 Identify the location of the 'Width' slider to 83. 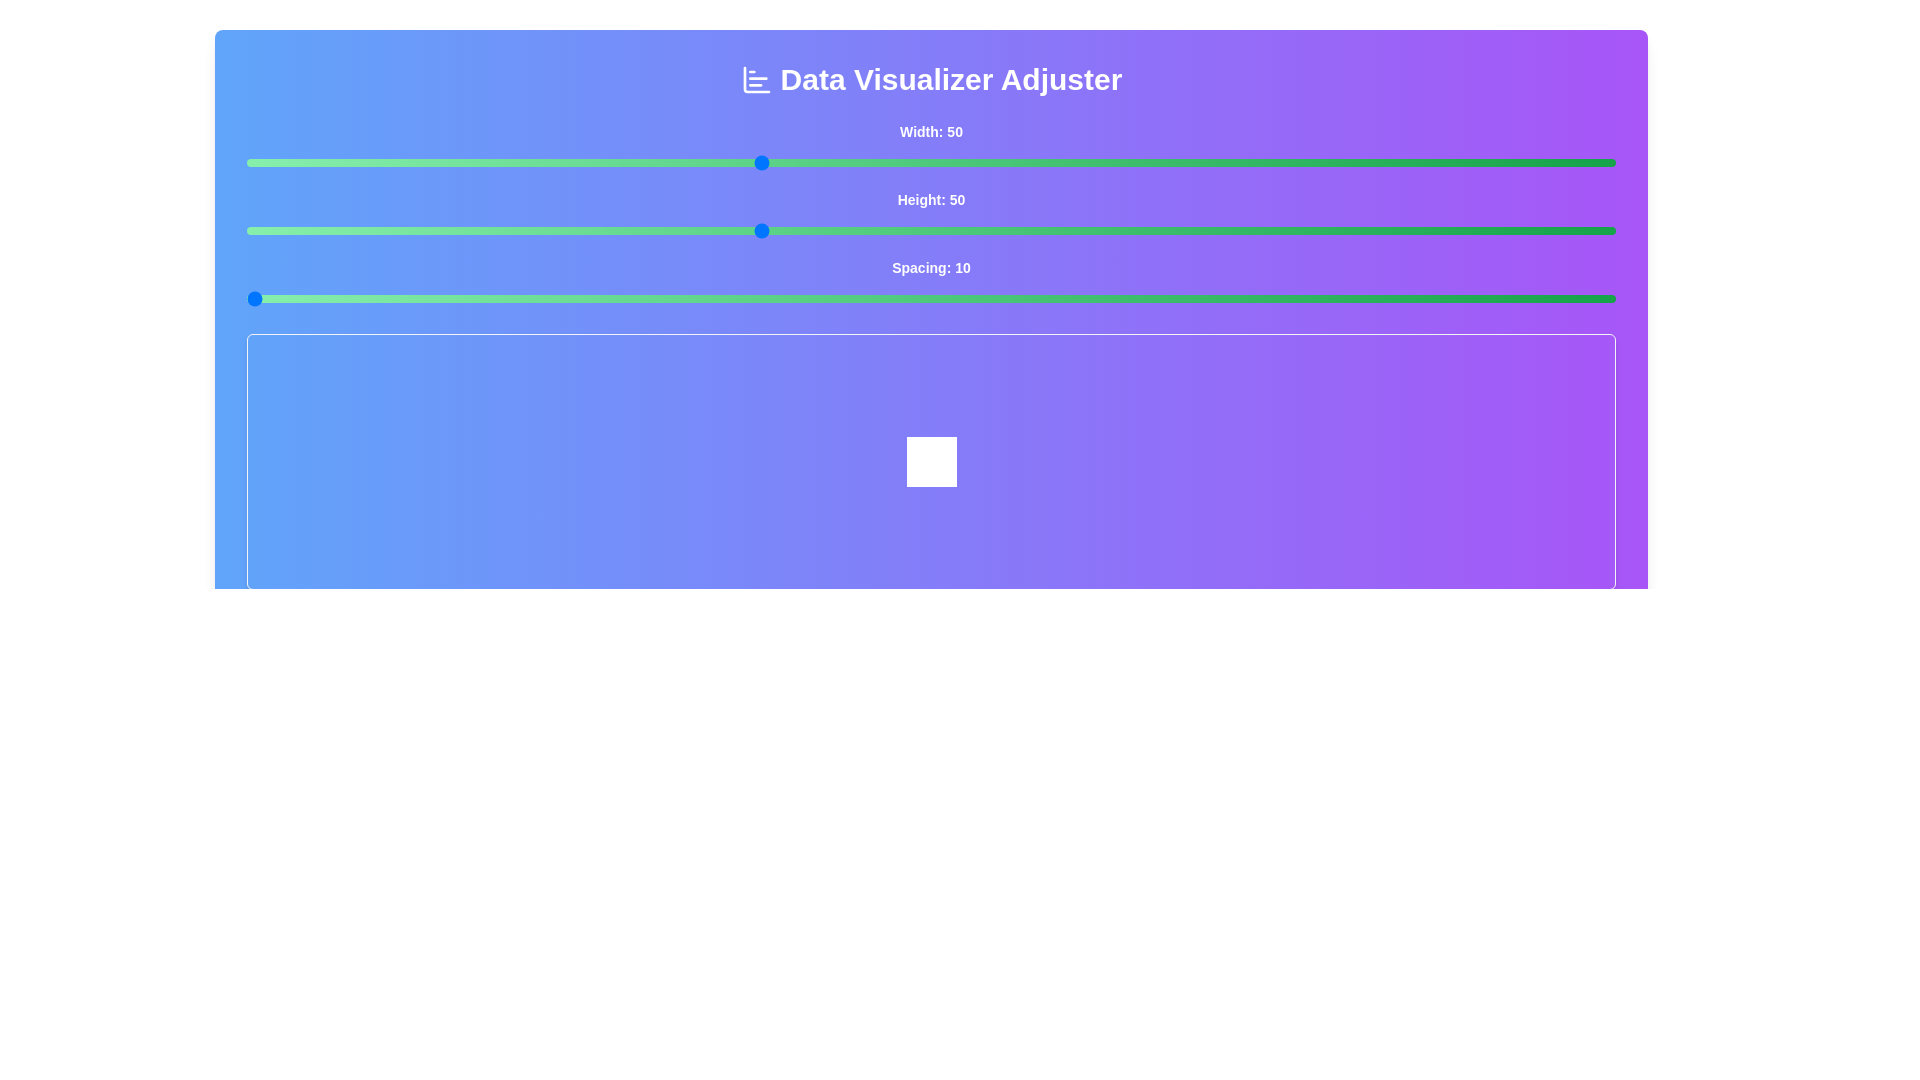
(1325, 161).